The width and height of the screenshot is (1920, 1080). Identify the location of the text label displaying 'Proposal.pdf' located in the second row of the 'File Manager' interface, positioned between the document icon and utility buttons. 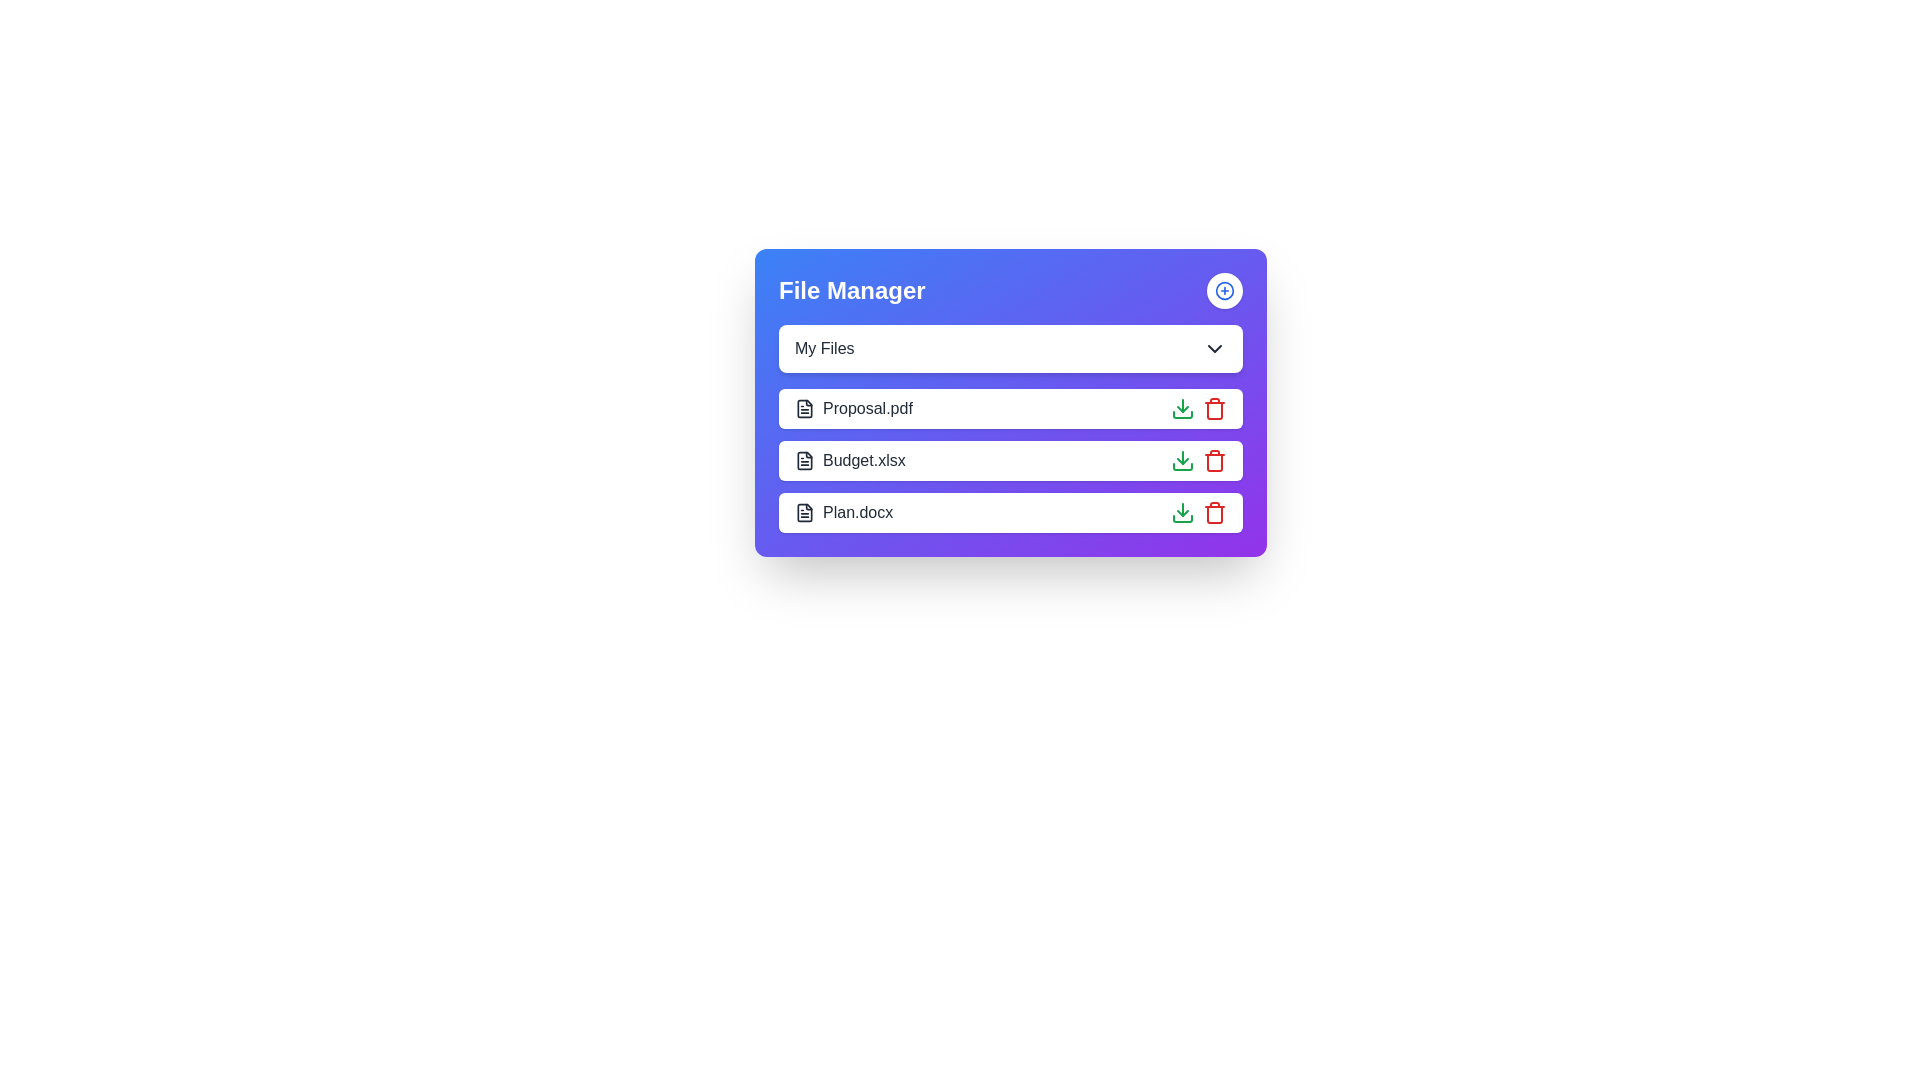
(853, 407).